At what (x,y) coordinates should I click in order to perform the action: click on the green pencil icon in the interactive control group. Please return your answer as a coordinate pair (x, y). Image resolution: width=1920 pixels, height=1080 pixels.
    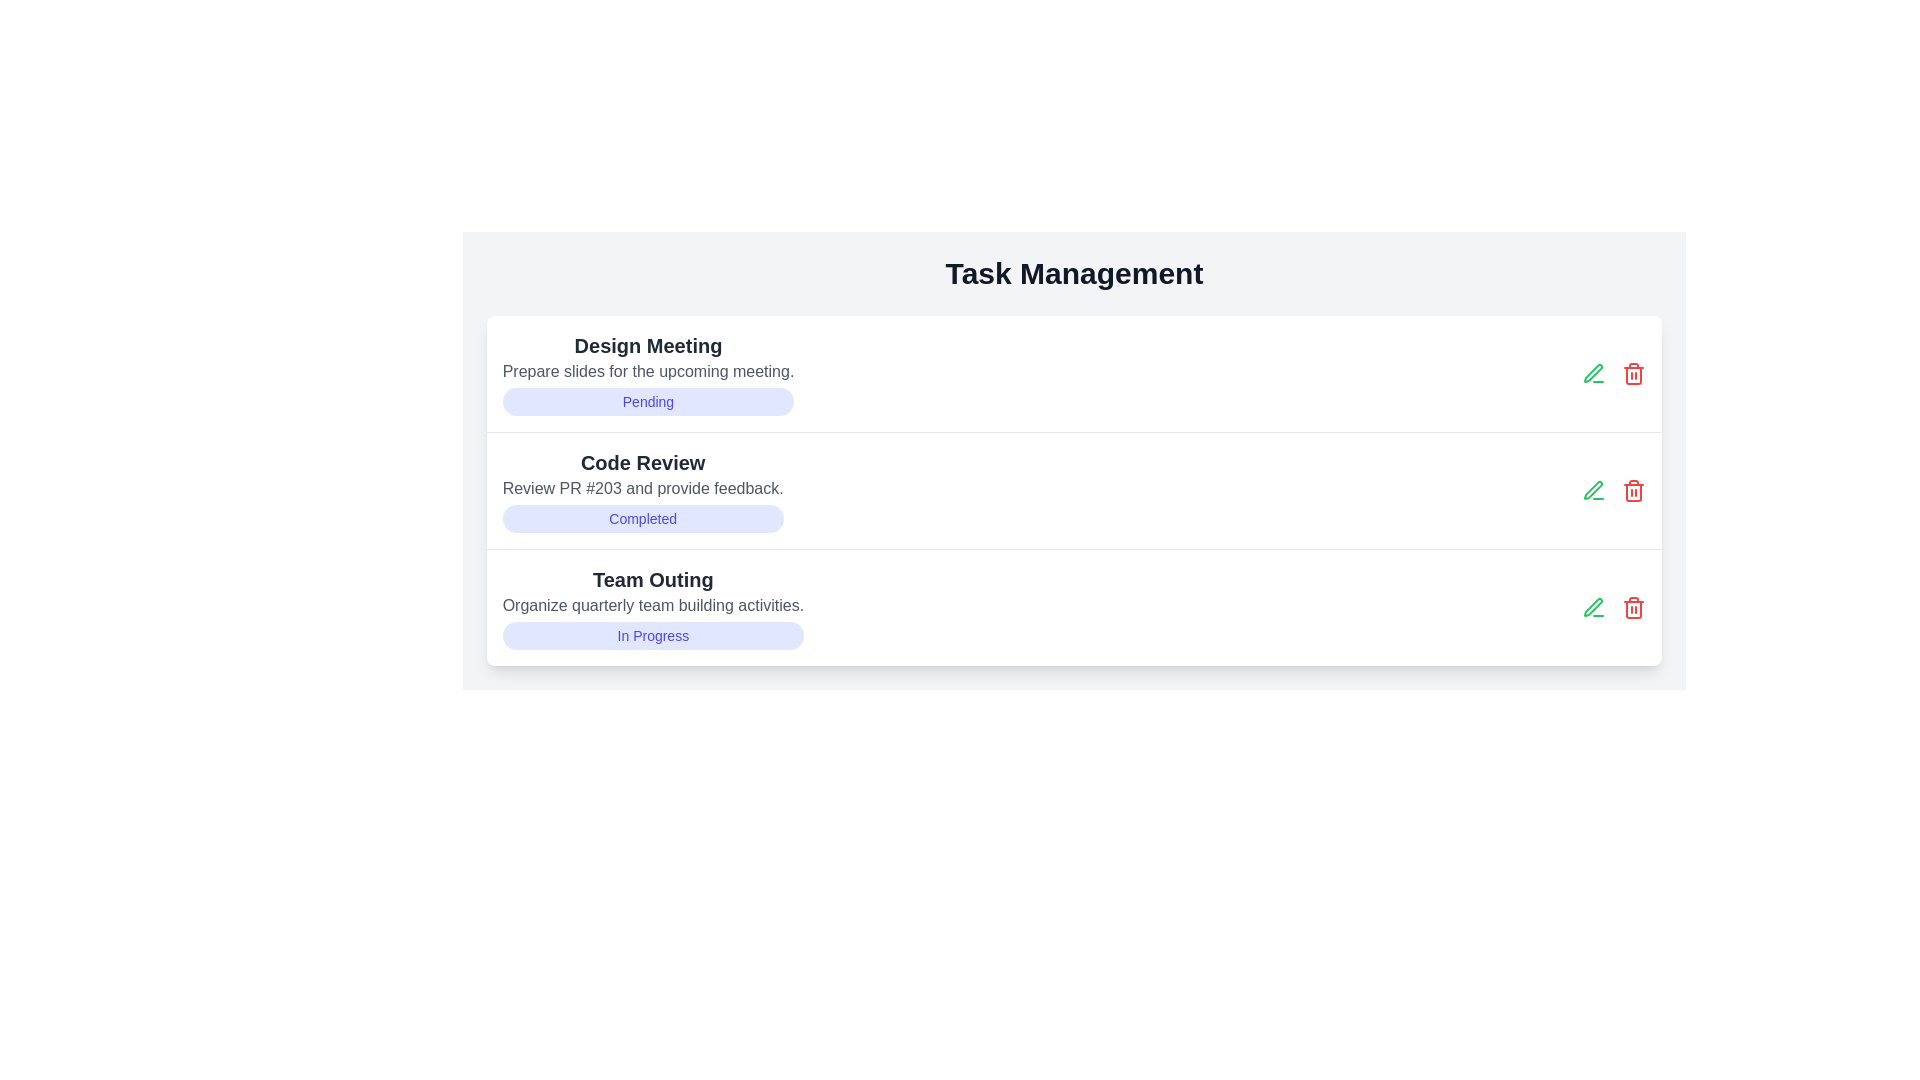
    Looking at the image, I should click on (1614, 607).